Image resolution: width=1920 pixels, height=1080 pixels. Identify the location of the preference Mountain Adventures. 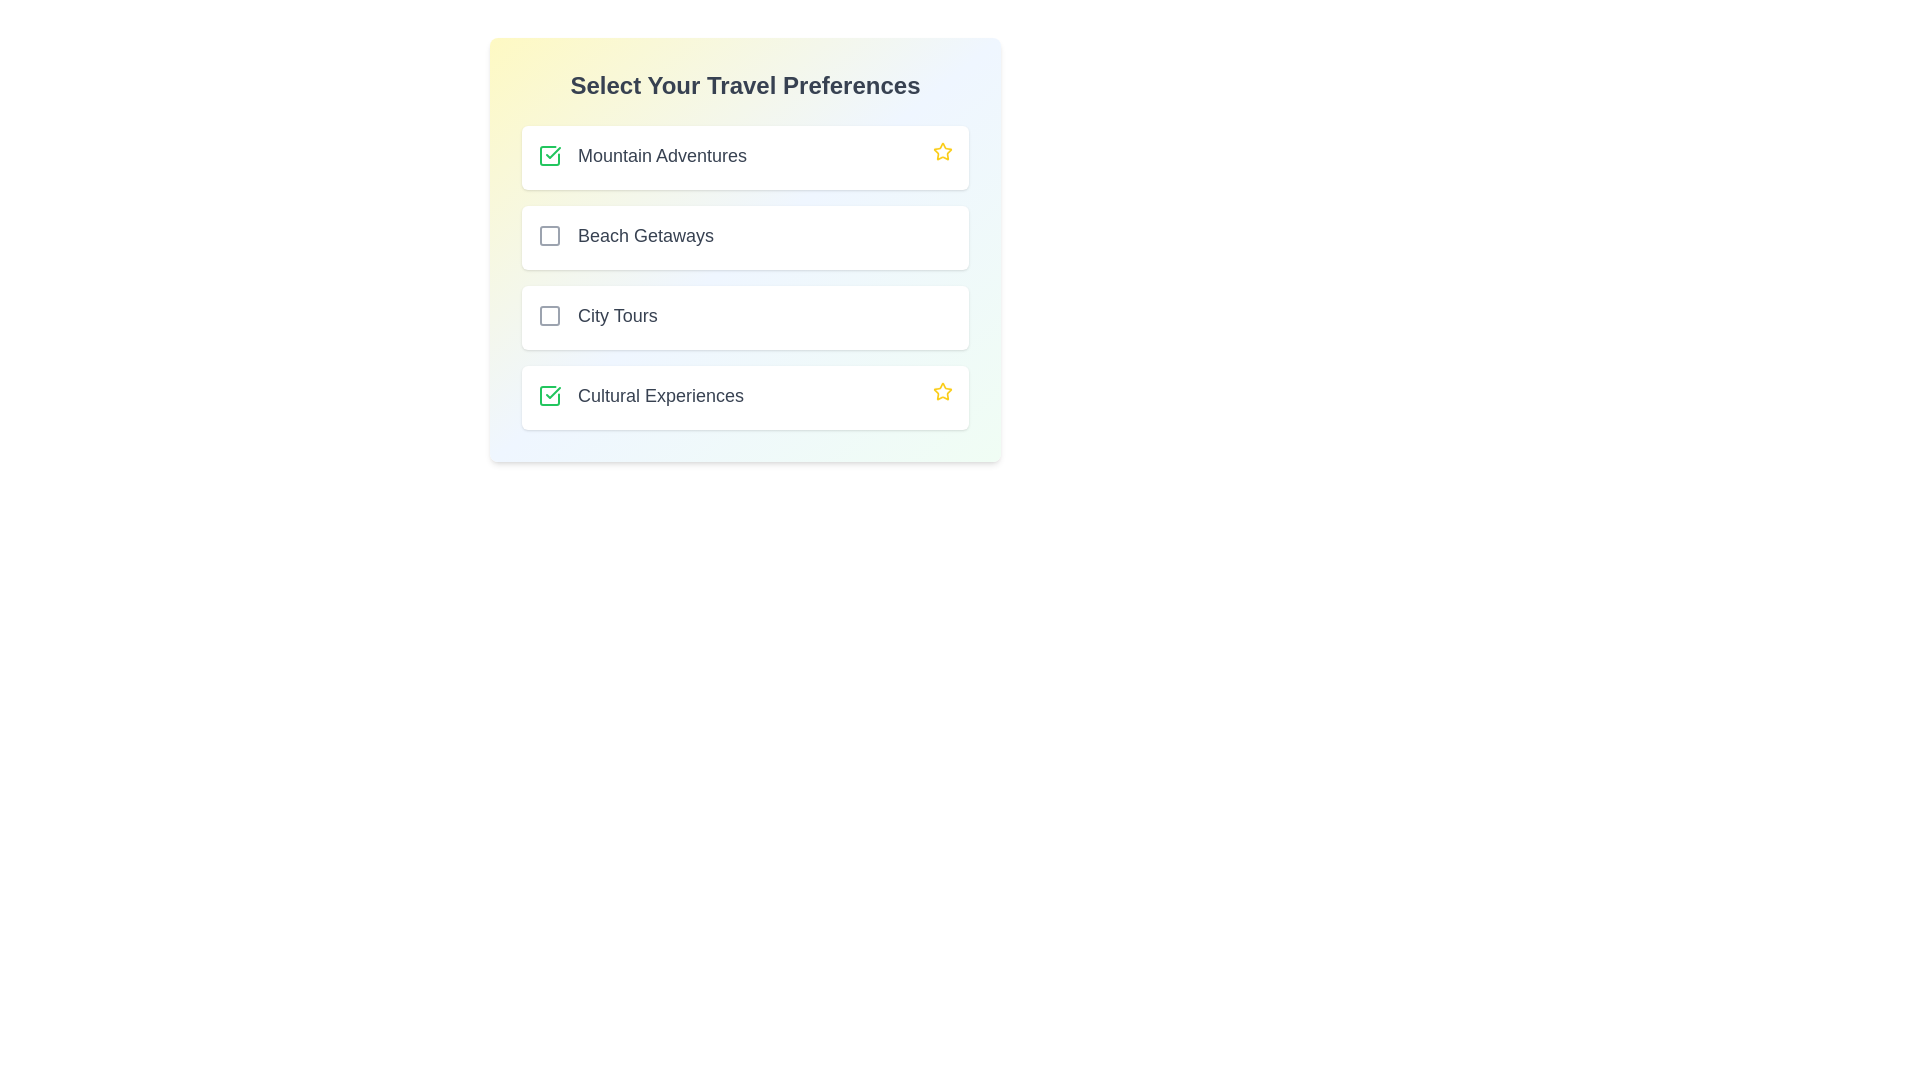
(550, 154).